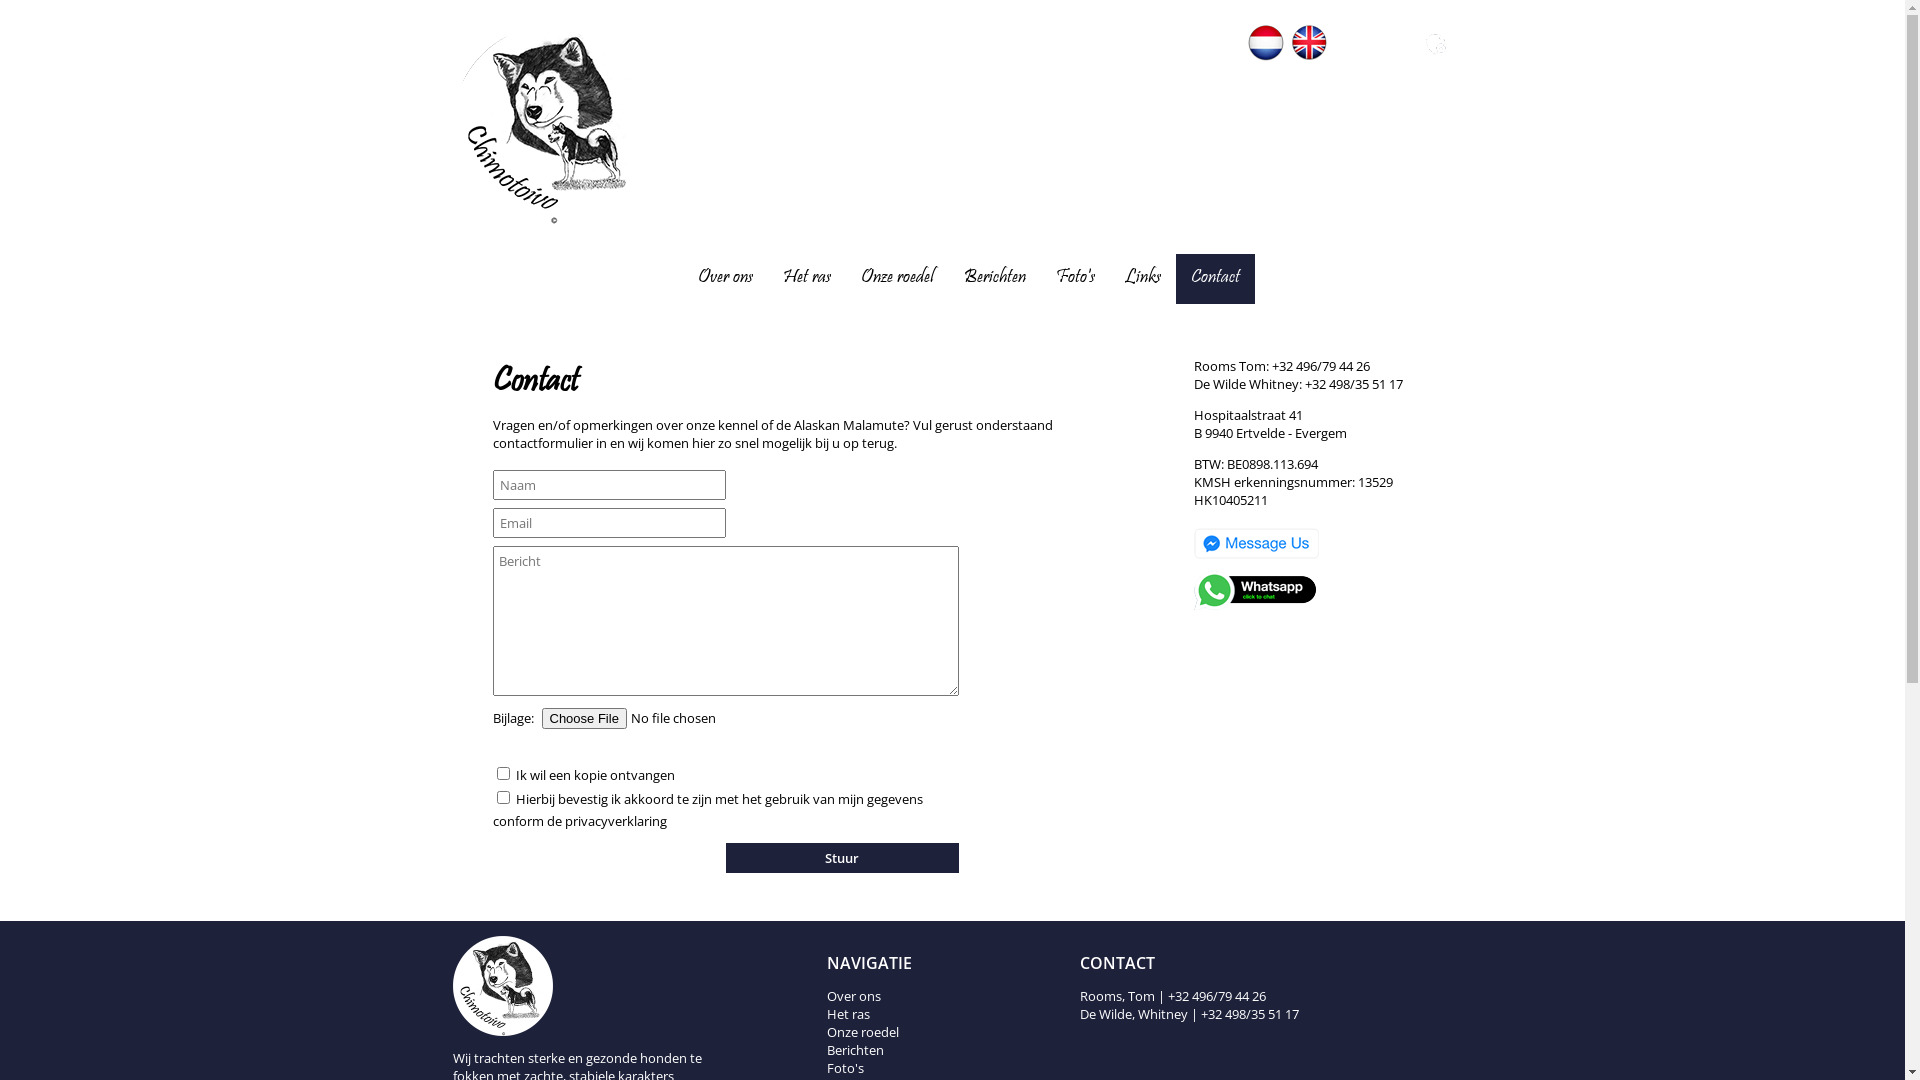 The image size is (1920, 1080). Describe the element at coordinates (845, 1067) in the screenshot. I see `'Foto's'` at that location.